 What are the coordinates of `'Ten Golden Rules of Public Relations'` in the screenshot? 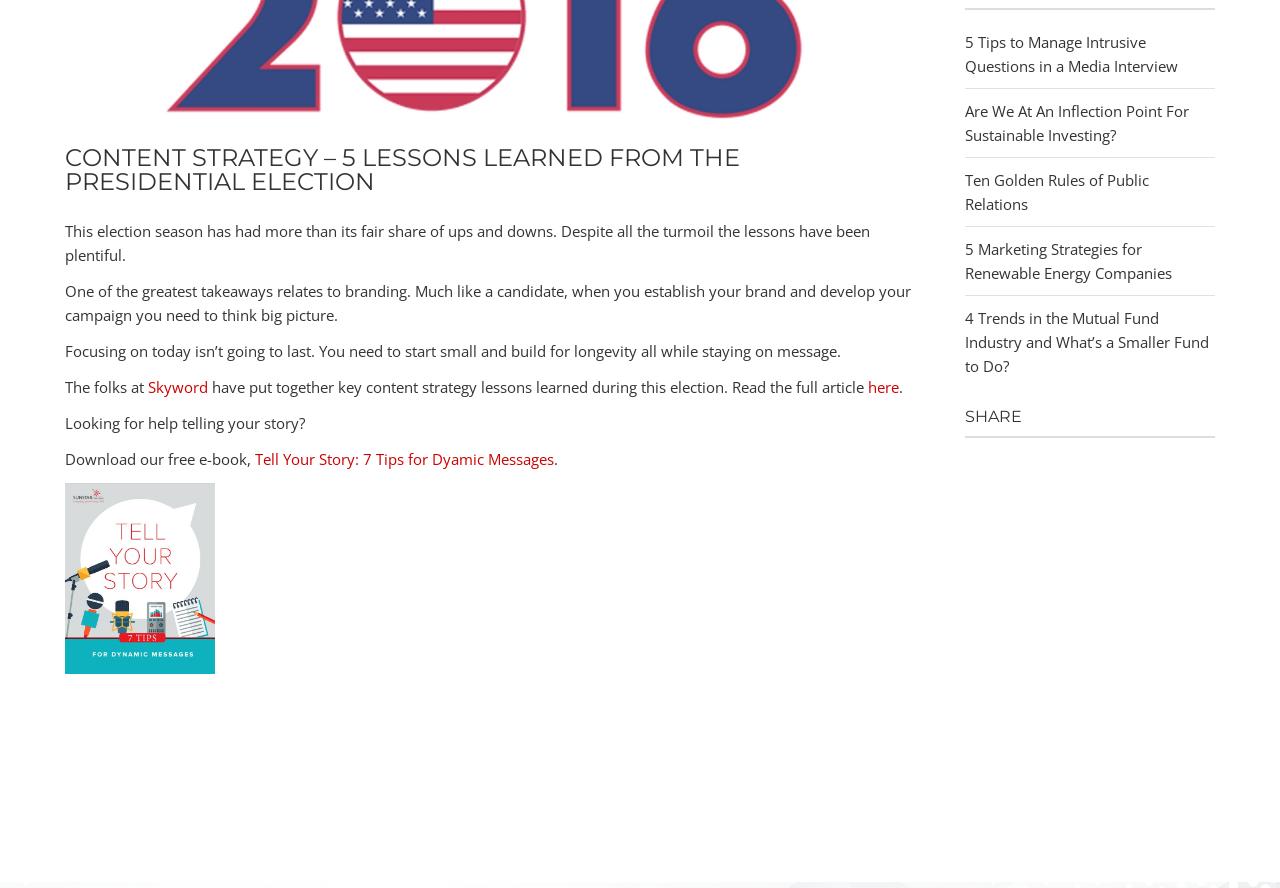 It's located at (1056, 190).